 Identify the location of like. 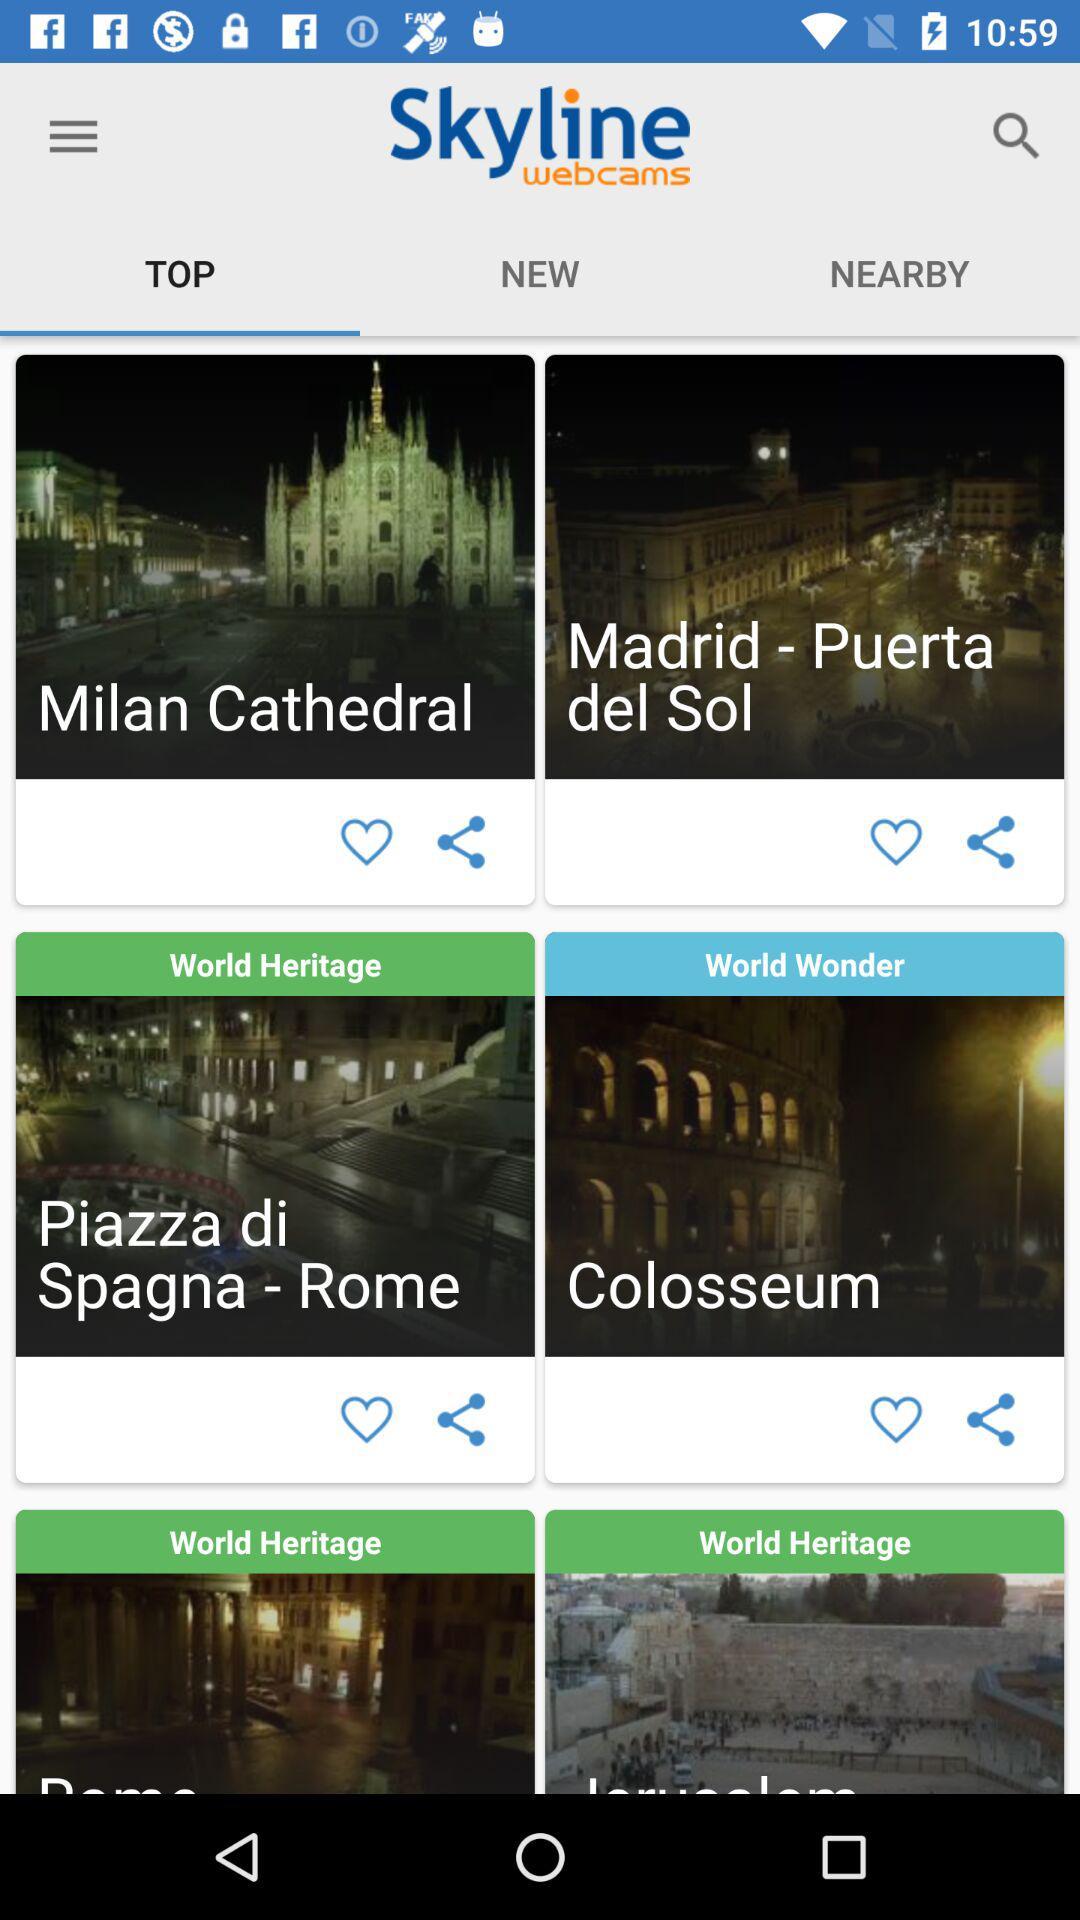
(366, 842).